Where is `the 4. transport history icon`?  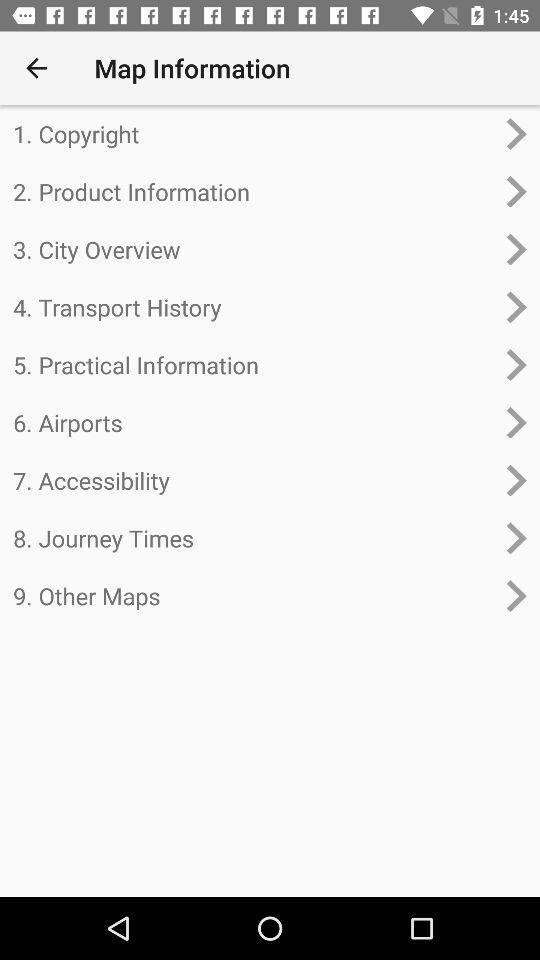
the 4. transport history icon is located at coordinates (253, 307).